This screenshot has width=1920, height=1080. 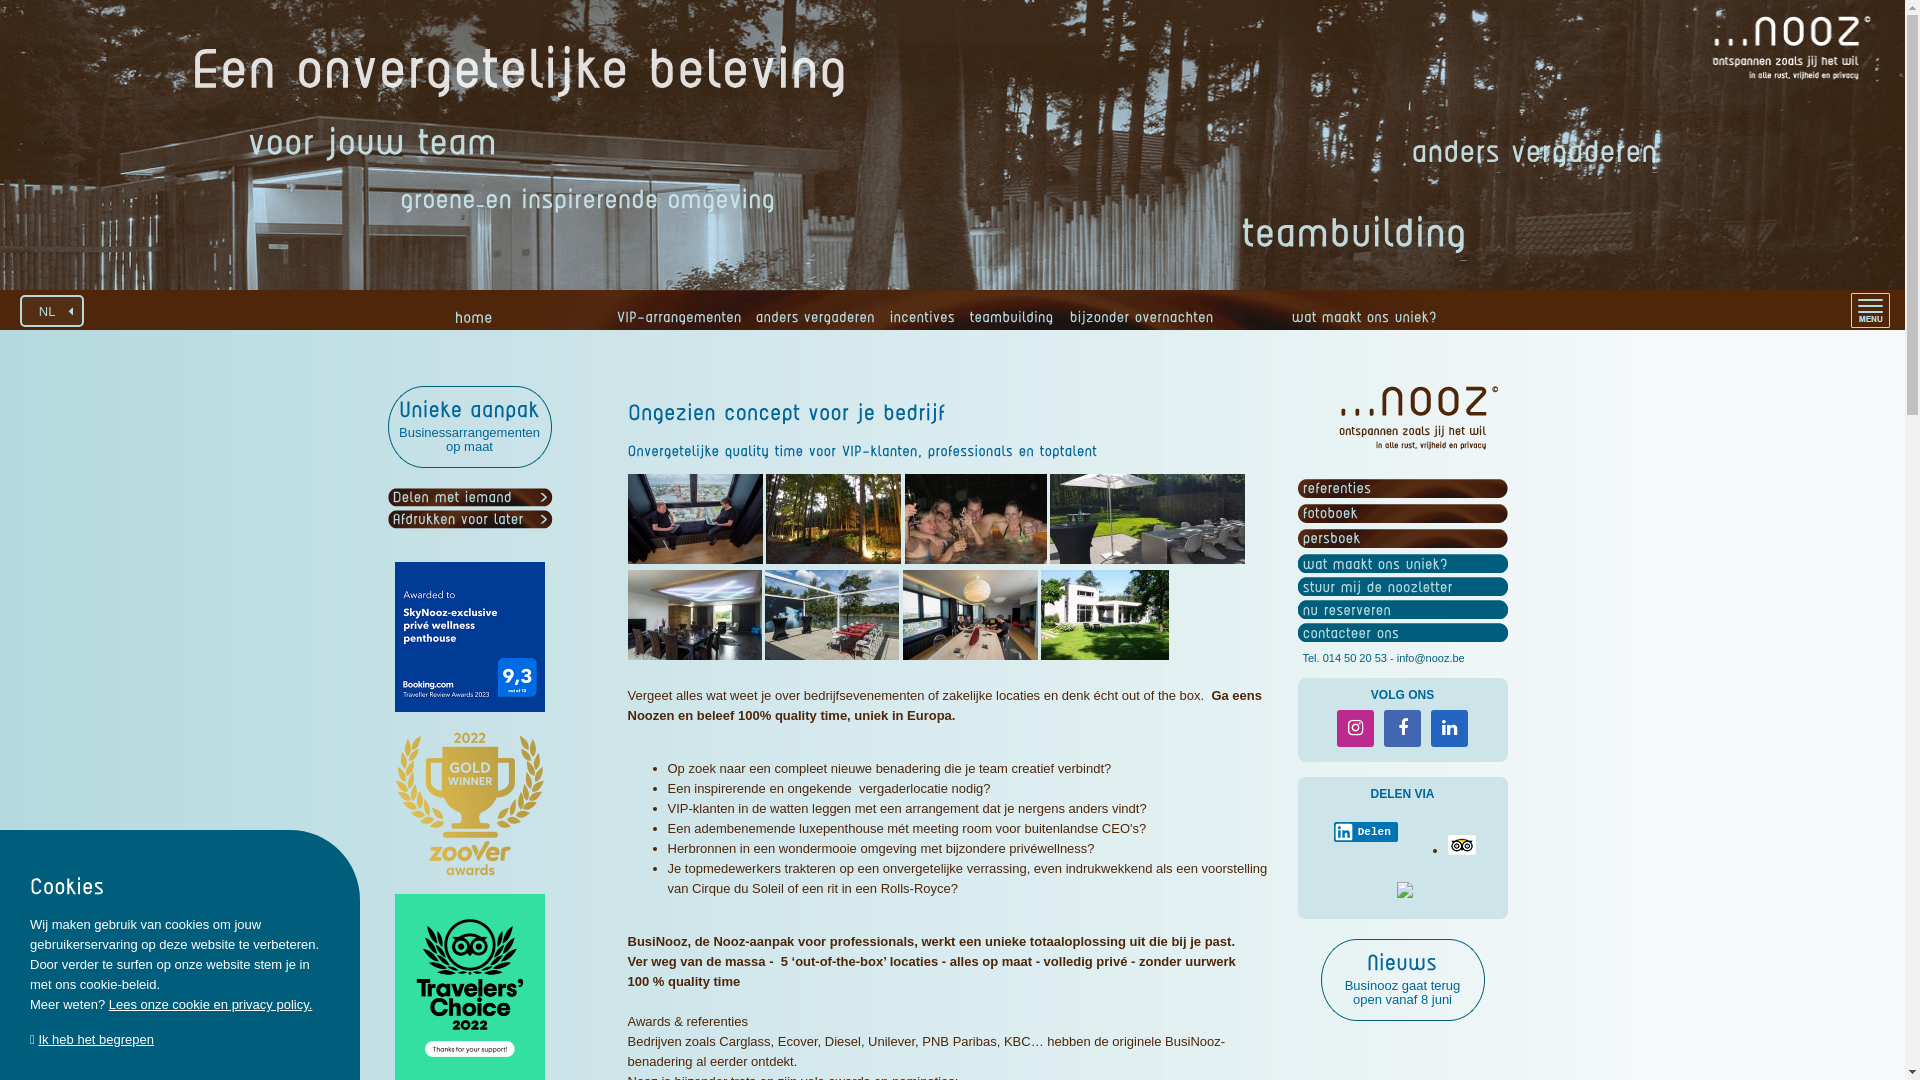 I want to click on 'contacteer ons', so click(x=1350, y=632).